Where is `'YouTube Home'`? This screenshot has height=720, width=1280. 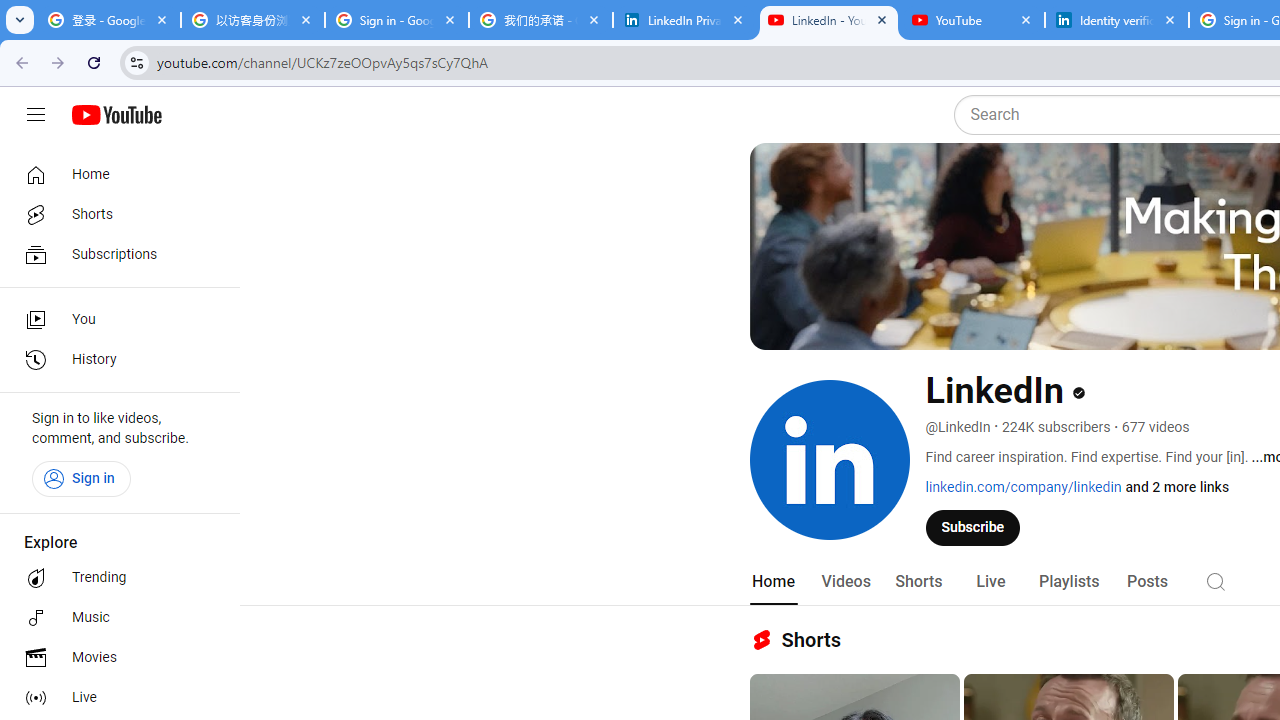
'YouTube Home' is located at coordinates (115, 115).